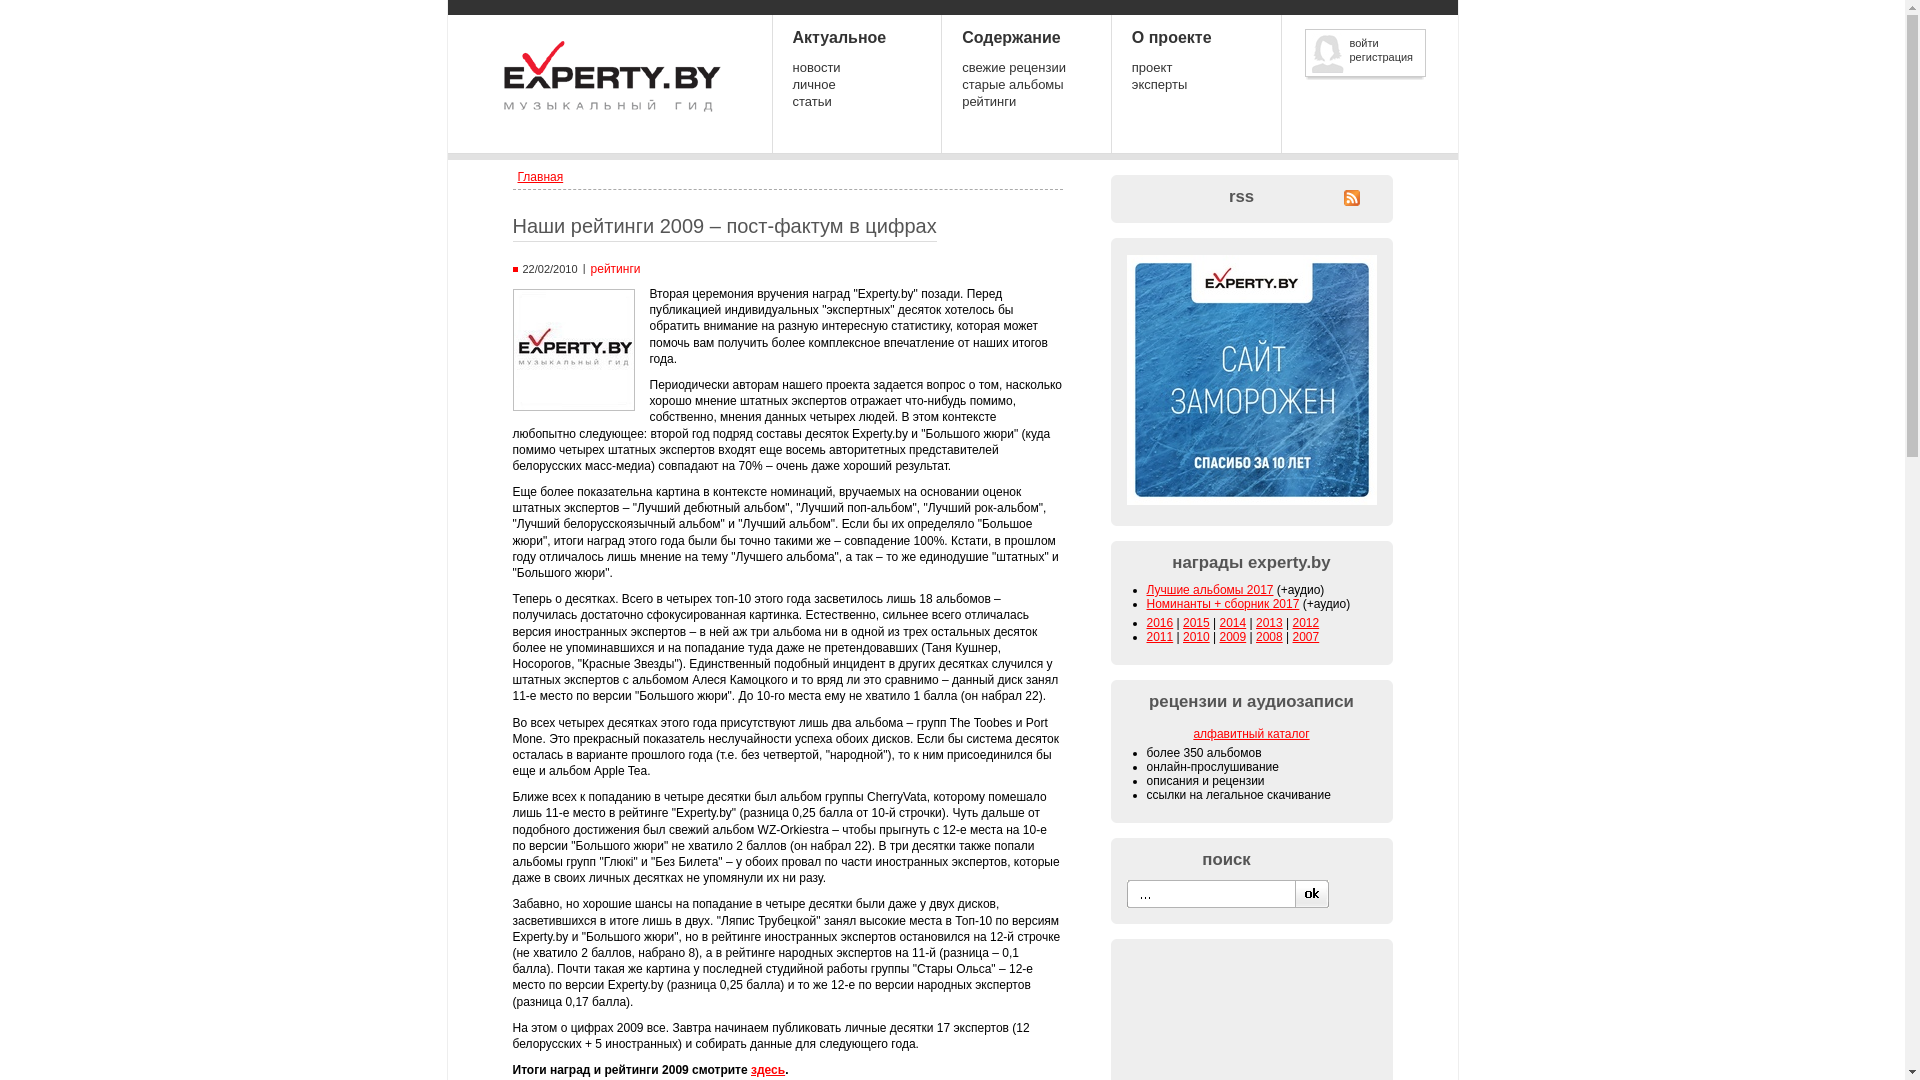 The height and width of the screenshot is (1080, 1920). I want to click on '2010', so click(1196, 636).